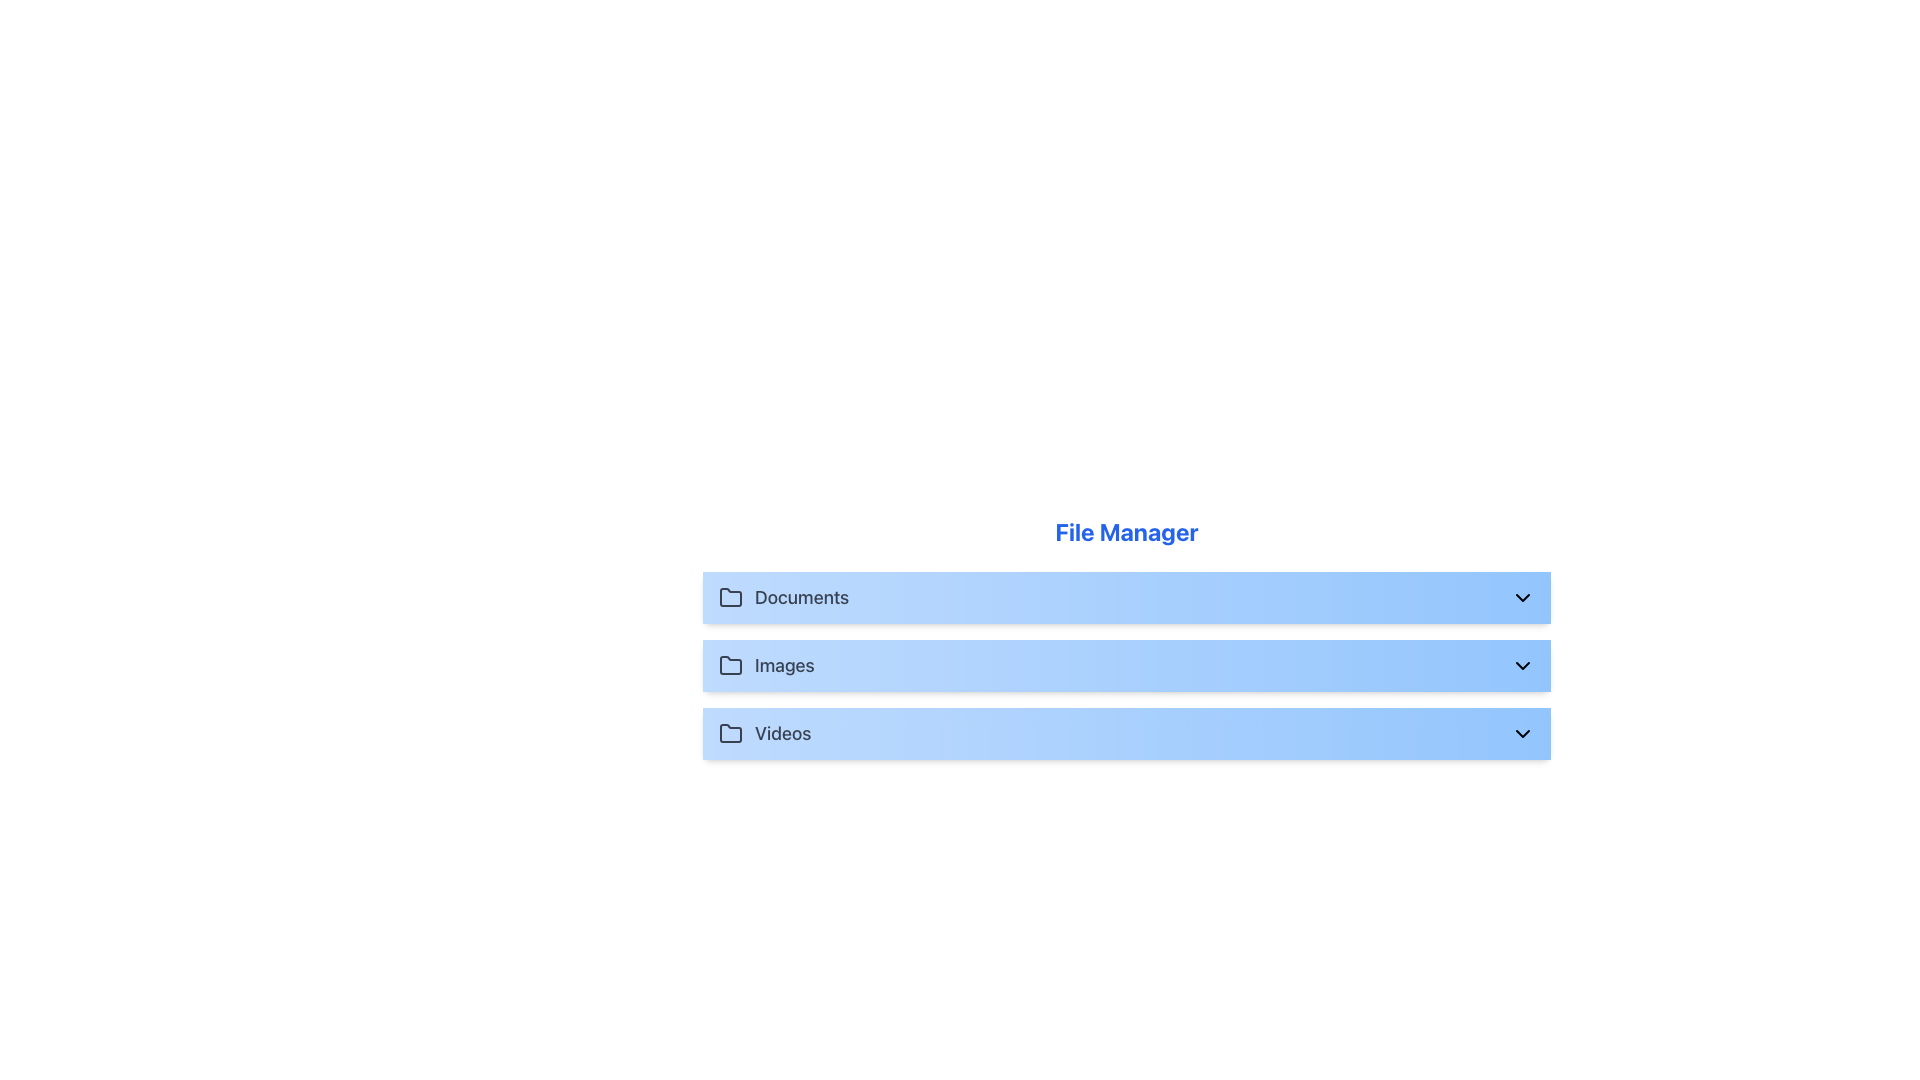 The width and height of the screenshot is (1920, 1080). What do you see at coordinates (764, 733) in the screenshot?
I see `the 'Videos' list item` at bounding box center [764, 733].